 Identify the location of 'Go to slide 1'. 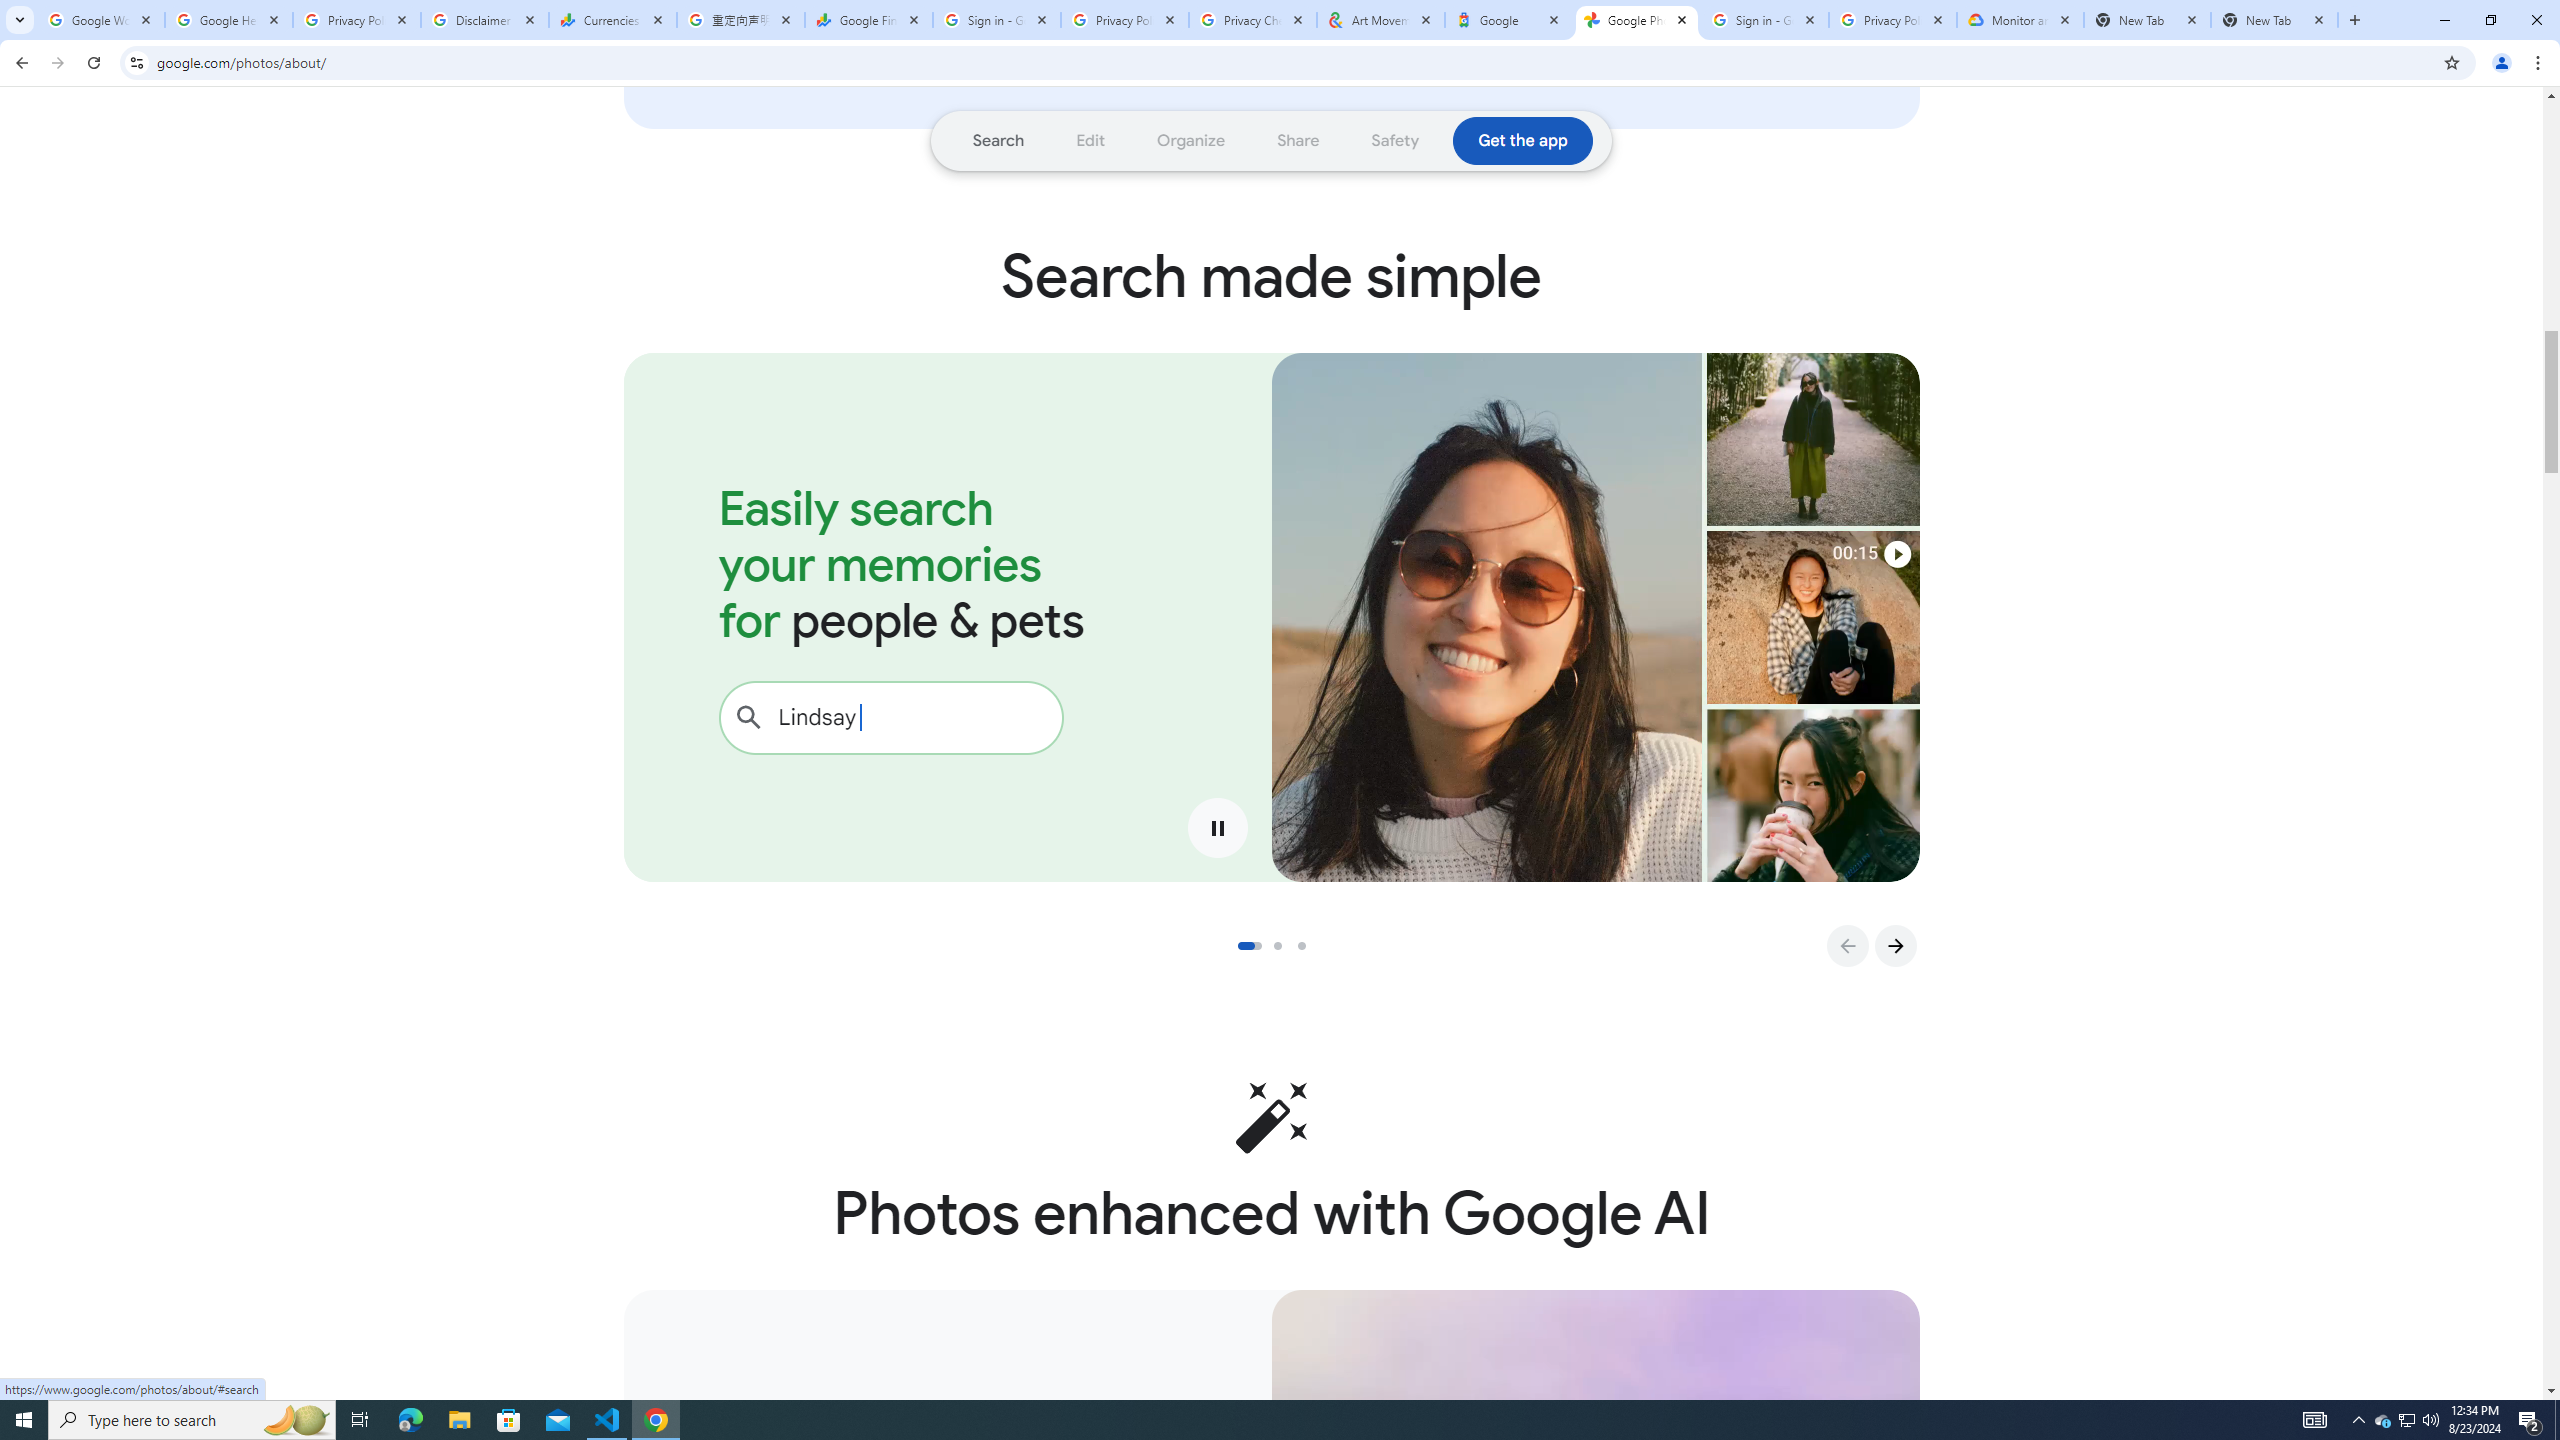
(1248, 945).